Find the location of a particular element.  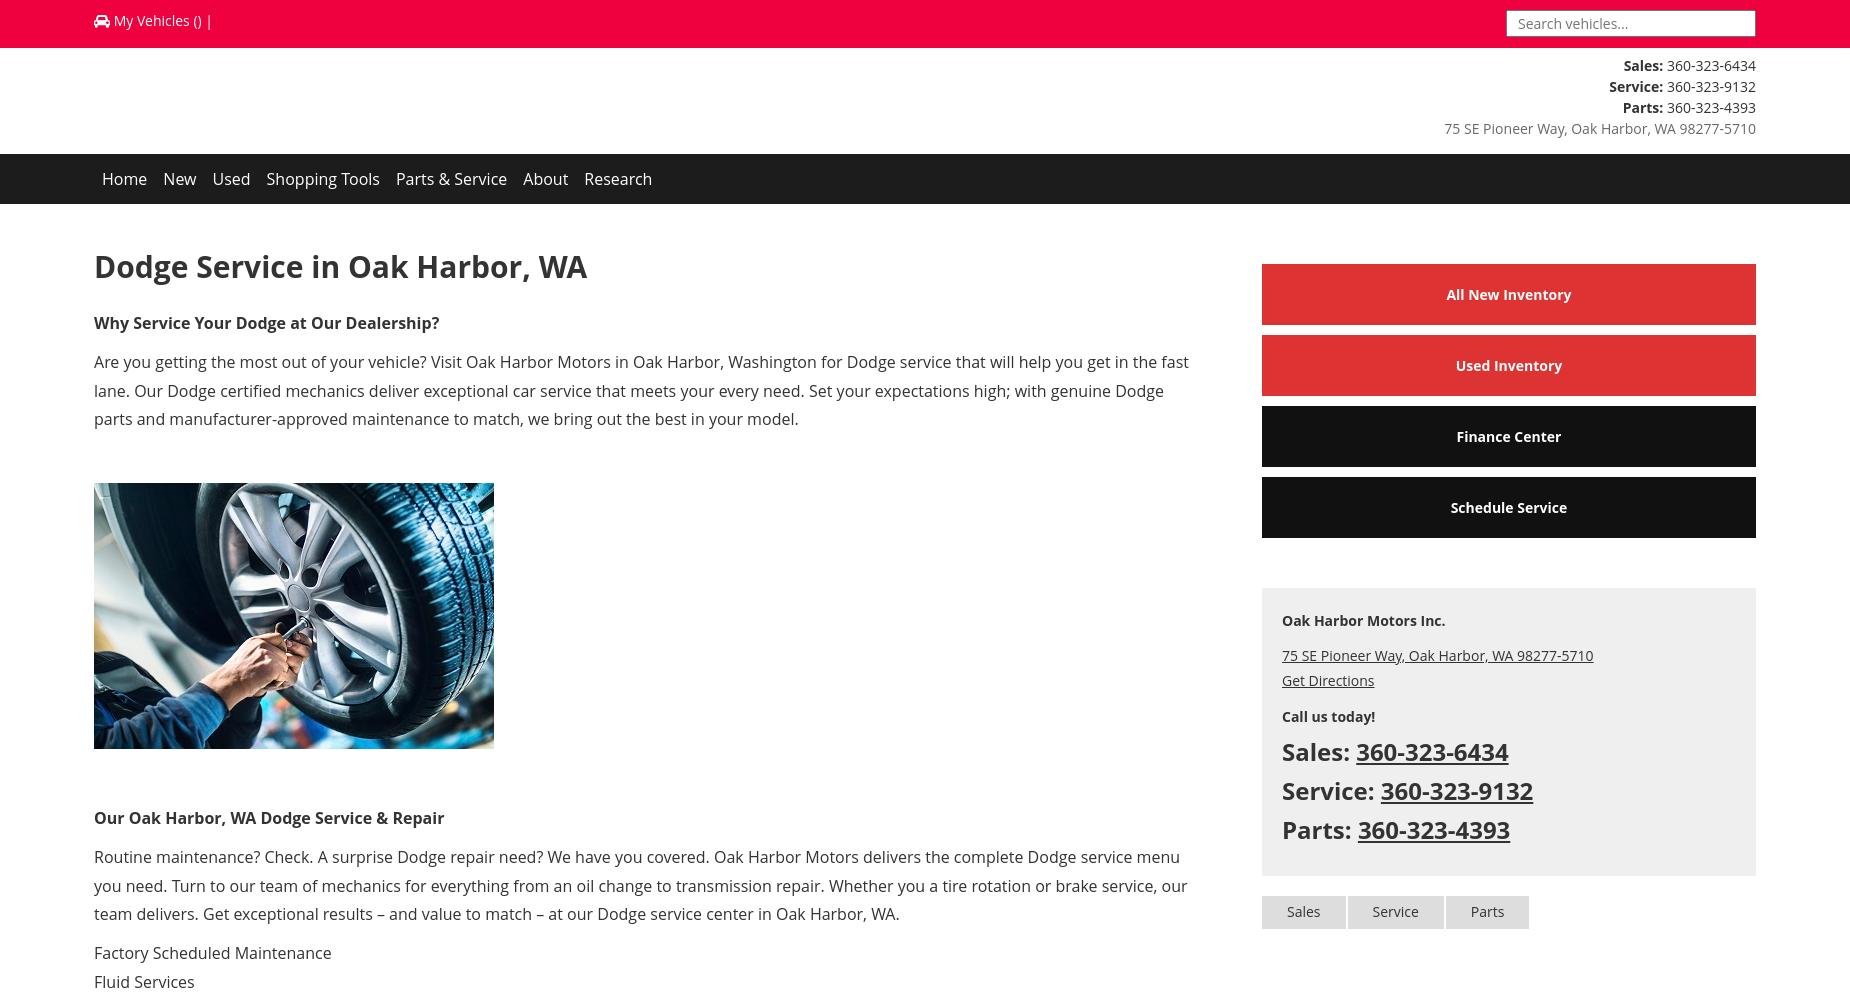

'All New Inventory' is located at coordinates (1508, 294).